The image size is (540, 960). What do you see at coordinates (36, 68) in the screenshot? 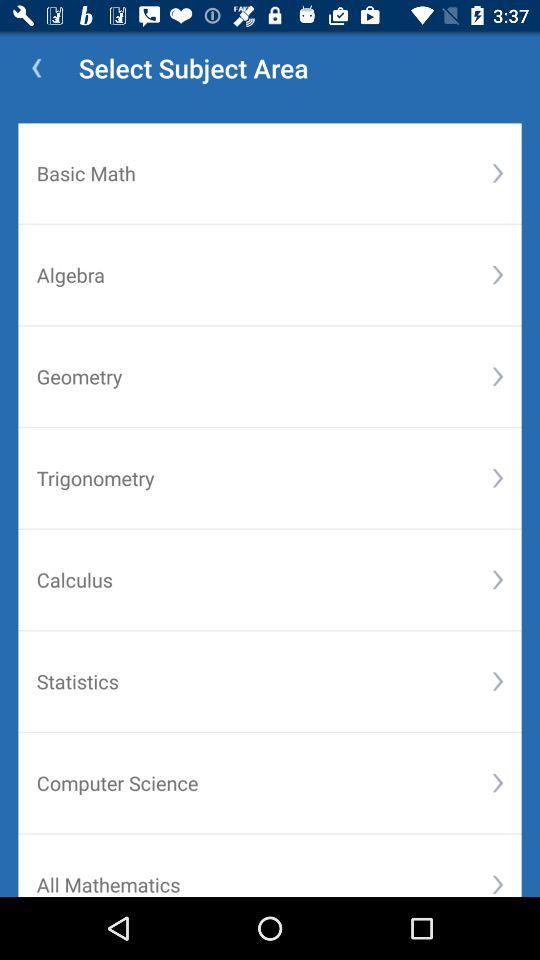
I see `app to the left of select subject area app` at bounding box center [36, 68].